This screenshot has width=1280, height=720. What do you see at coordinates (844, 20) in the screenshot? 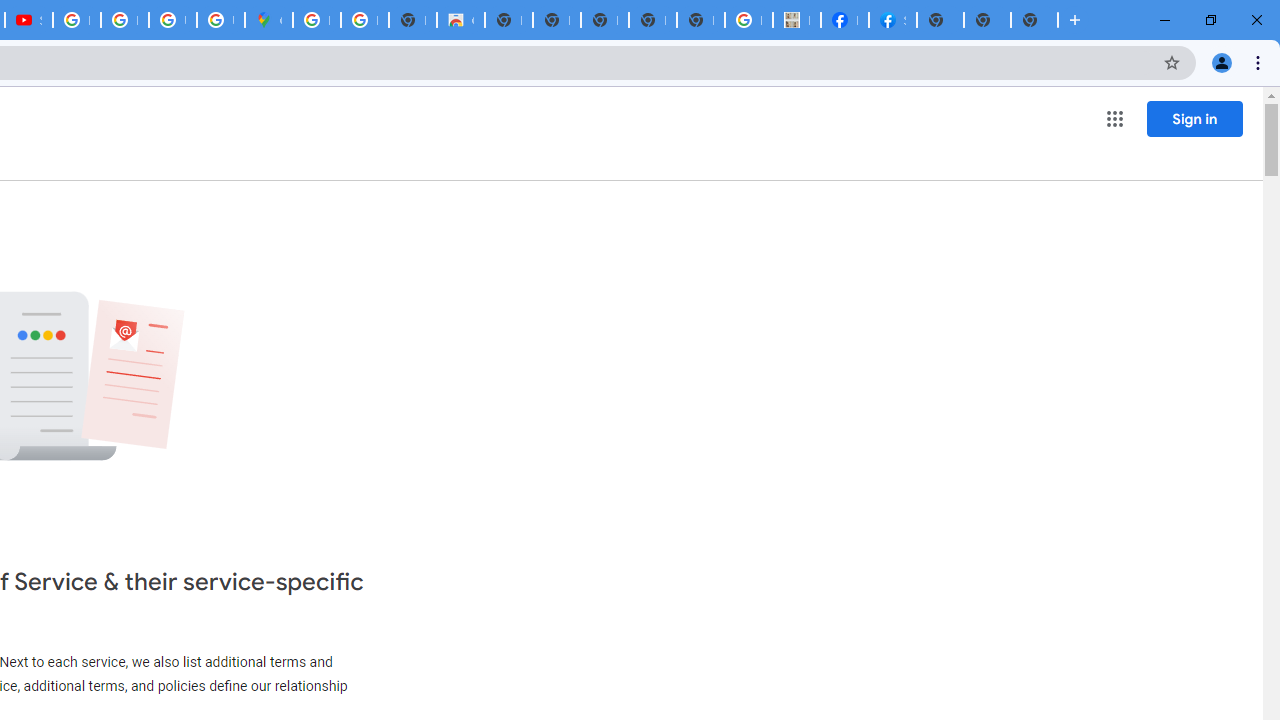
I see `'Miley Cyrus | Facebook'` at bounding box center [844, 20].